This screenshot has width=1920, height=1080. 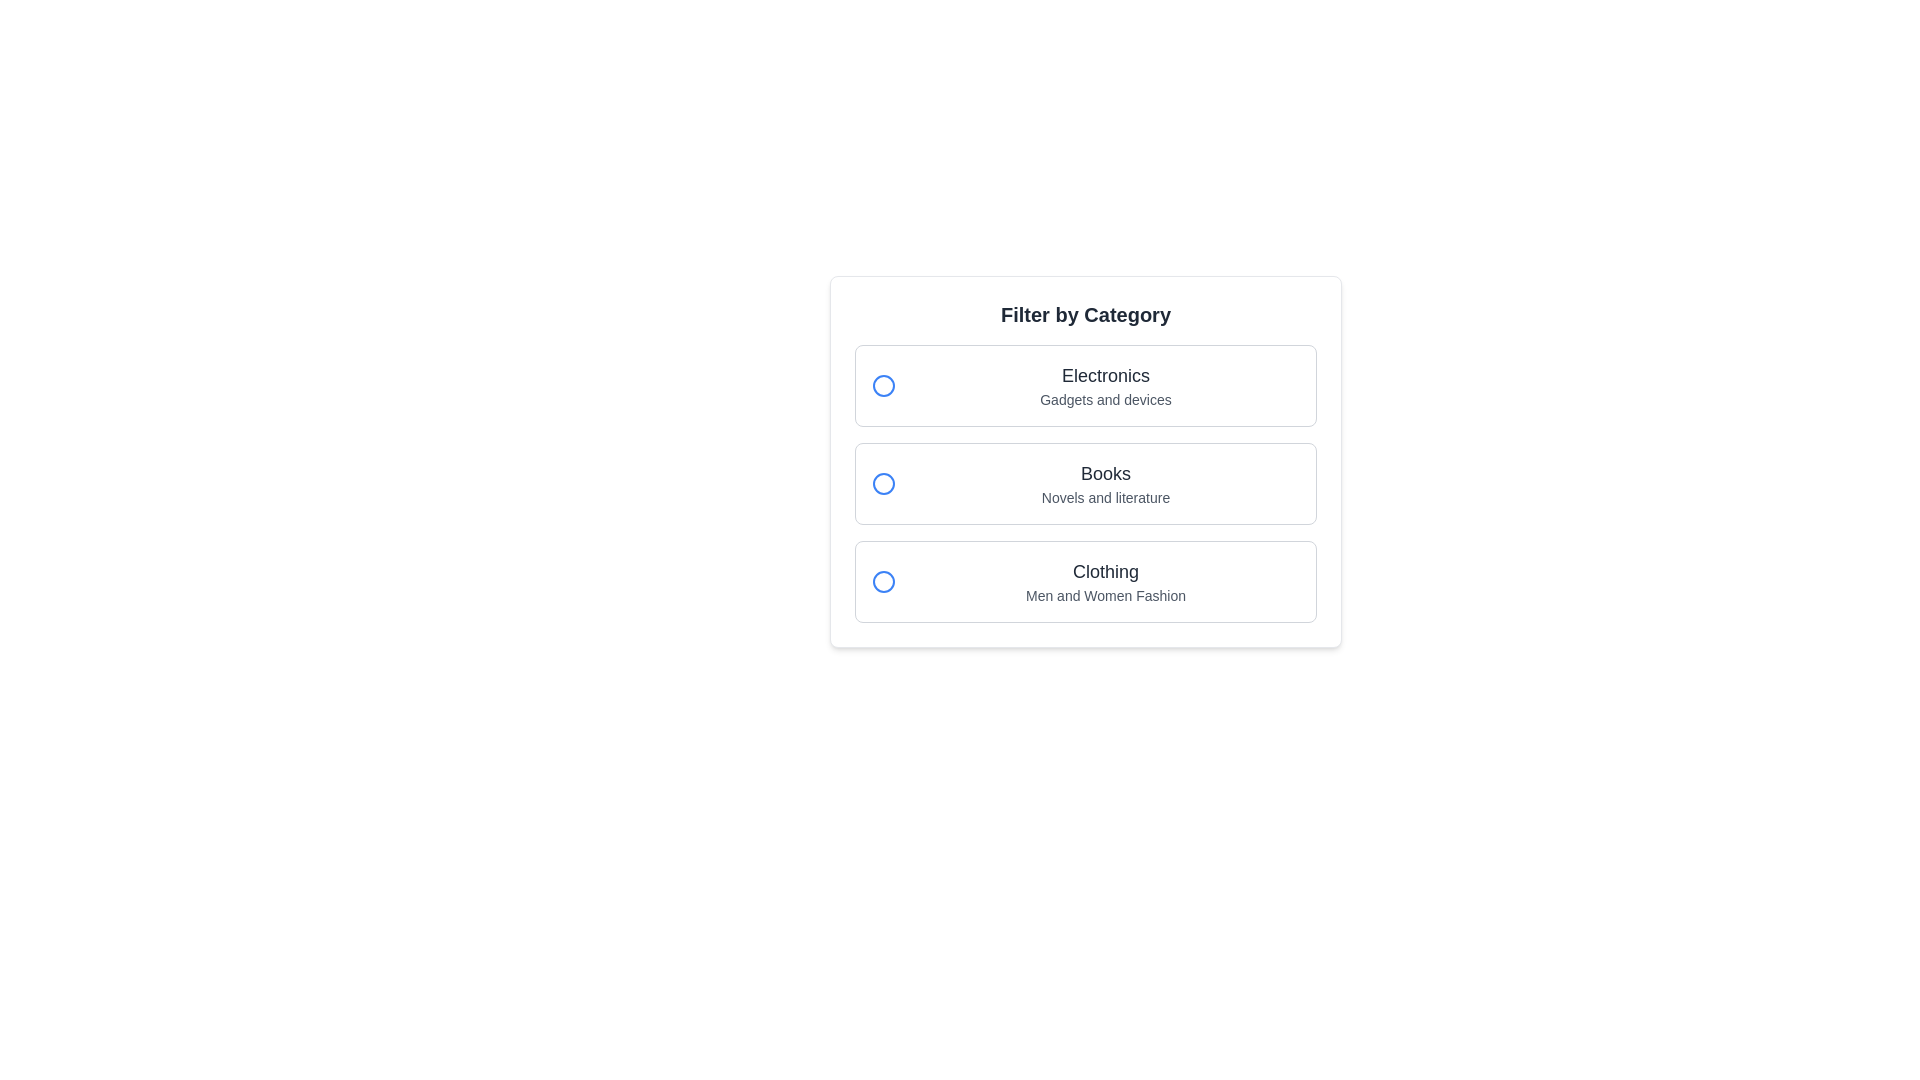 I want to click on the 'Books' option button in the category selection list, so click(x=1084, y=483).